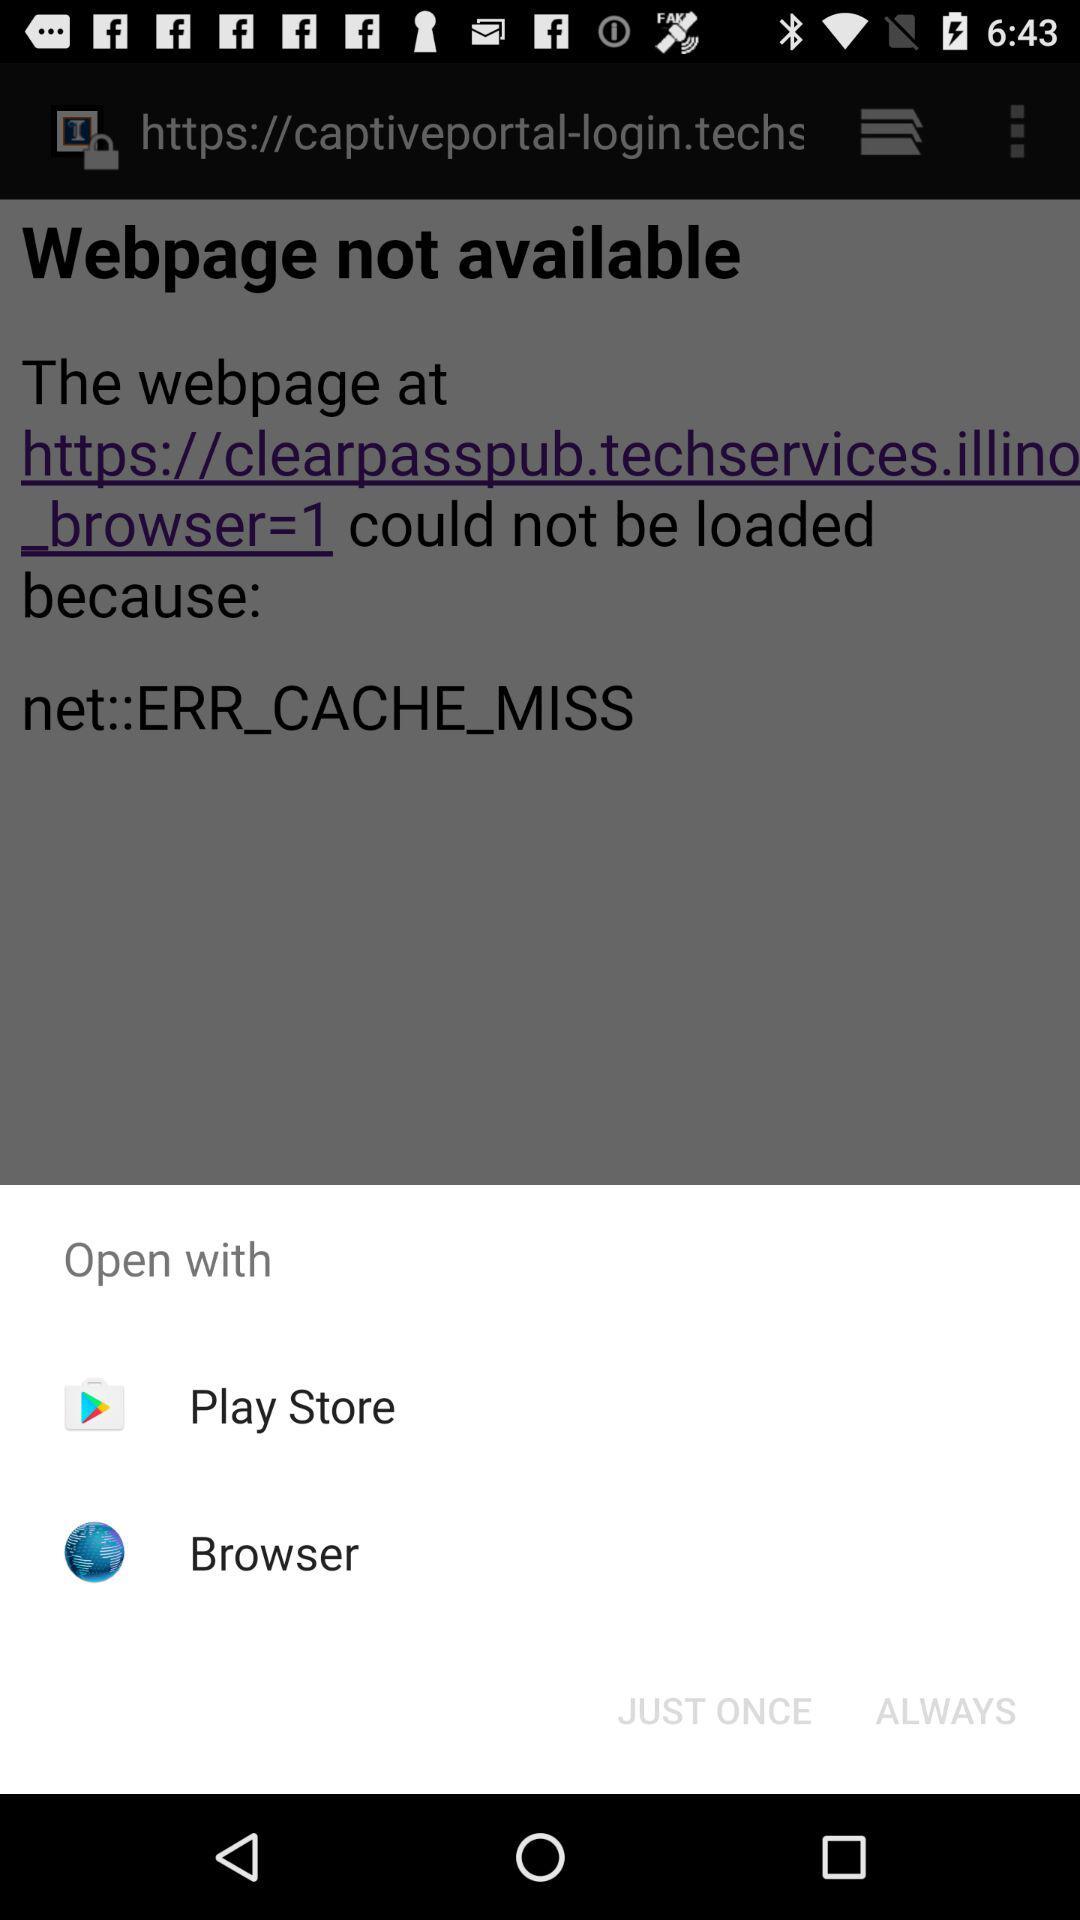 Image resolution: width=1080 pixels, height=1920 pixels. What do you see at coordinates (713, 1708) in the screenshot?
I see `just once icon` at bounding box center [713, 1708].